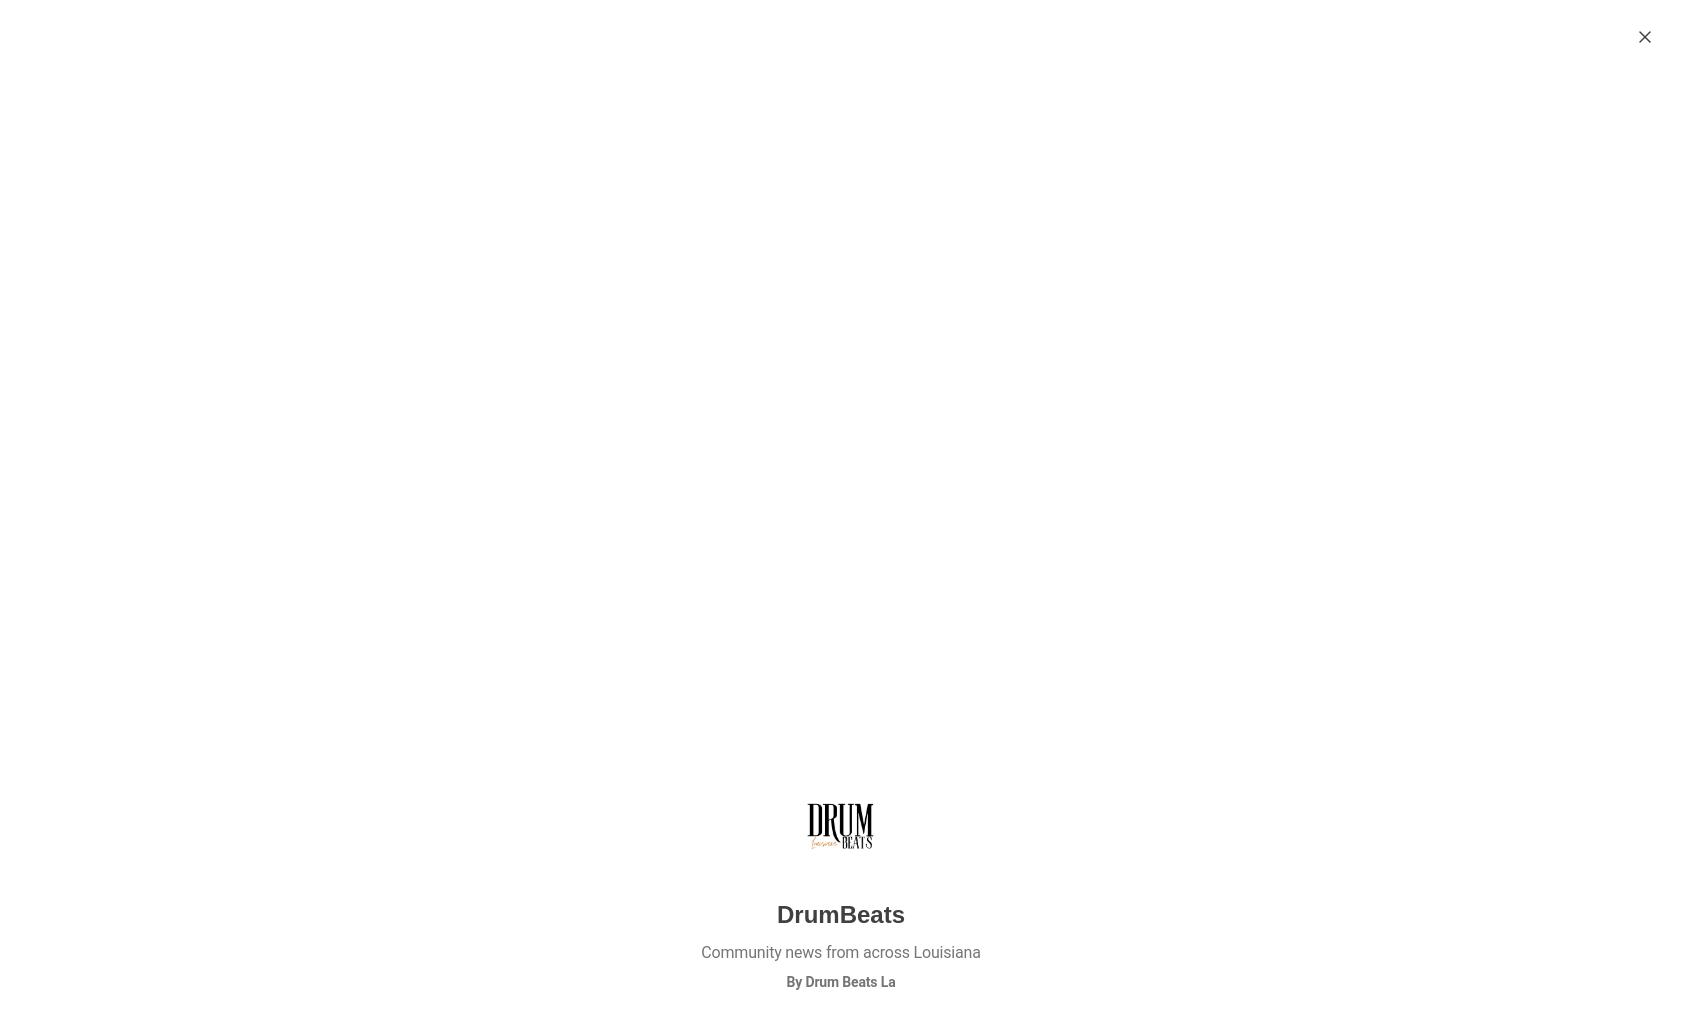 This screenshot has width=1682, height=1013. I want to click on 'Most Popular', so click(1234, 153).